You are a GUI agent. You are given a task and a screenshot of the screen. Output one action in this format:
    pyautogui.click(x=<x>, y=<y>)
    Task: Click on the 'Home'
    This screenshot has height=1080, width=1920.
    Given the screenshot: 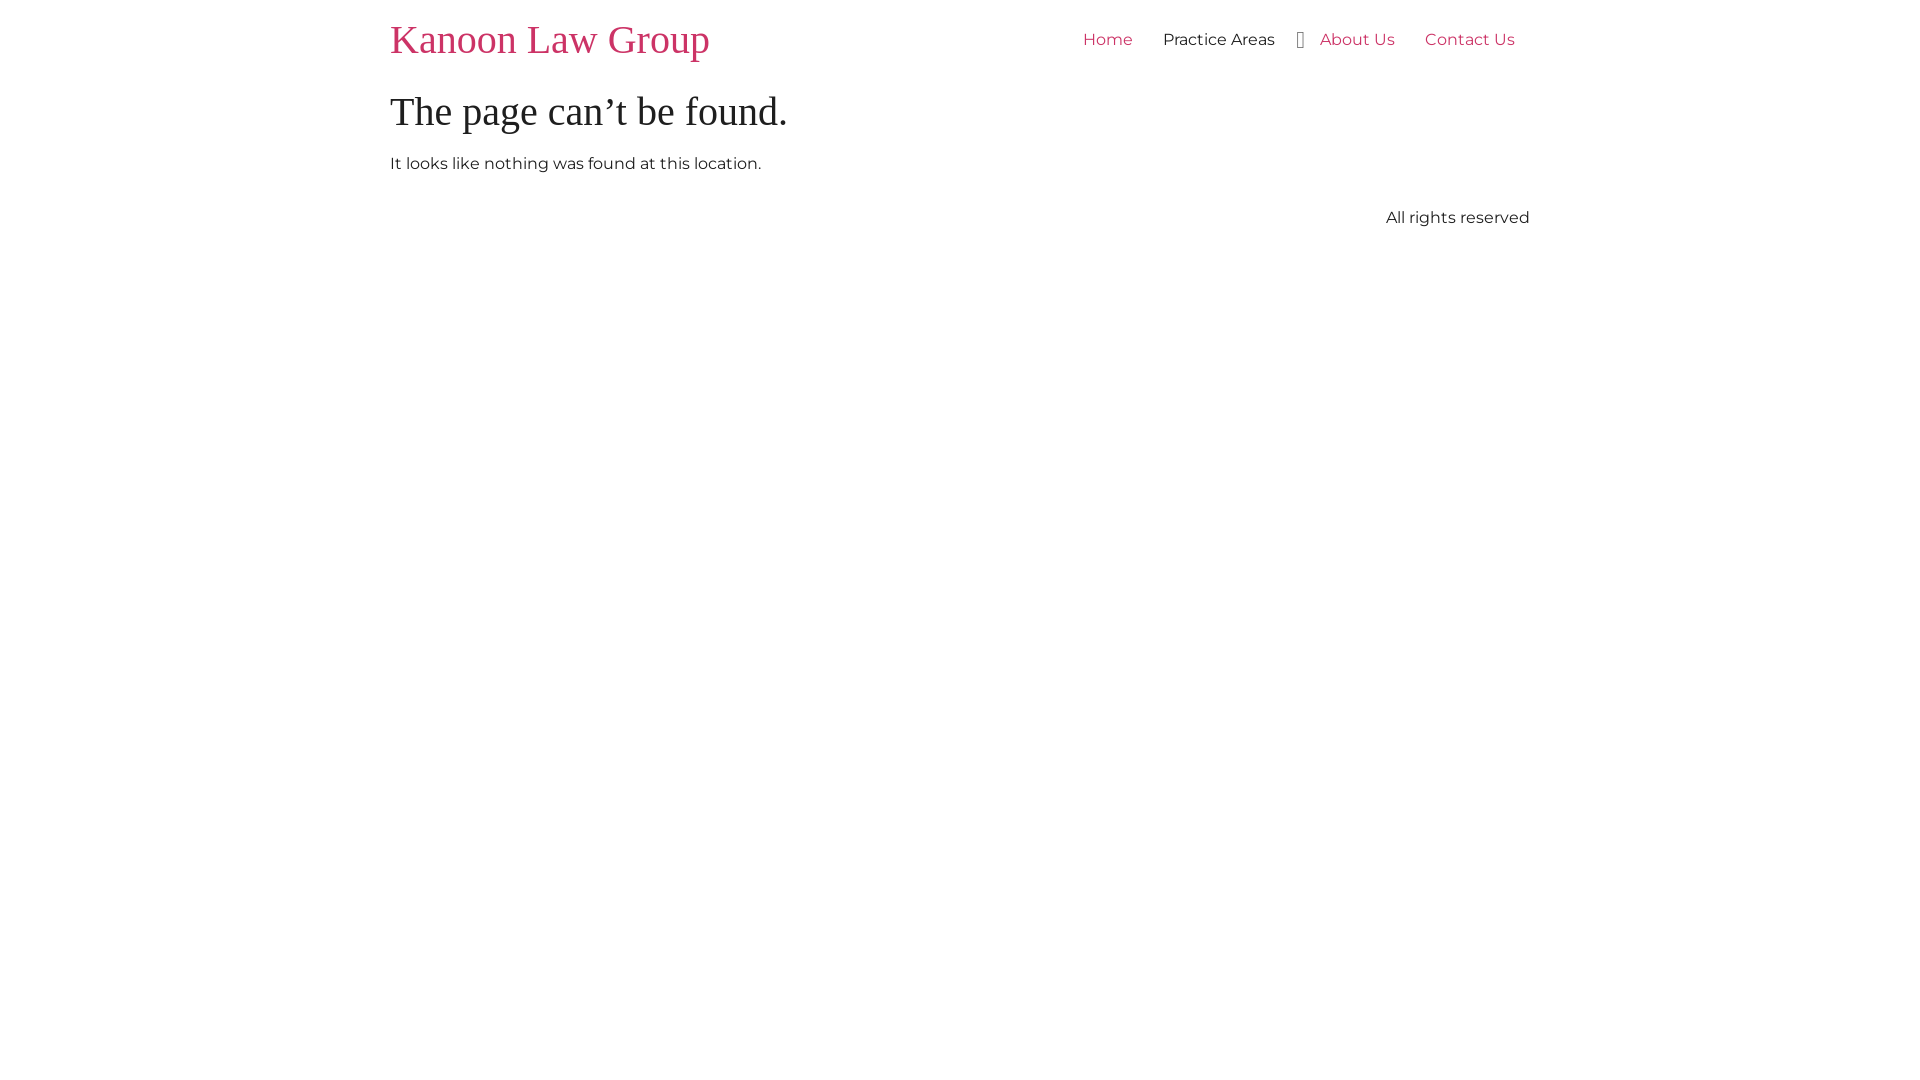 What is the action you would take?
    pyautogui.click(x=1107, y=39)
    